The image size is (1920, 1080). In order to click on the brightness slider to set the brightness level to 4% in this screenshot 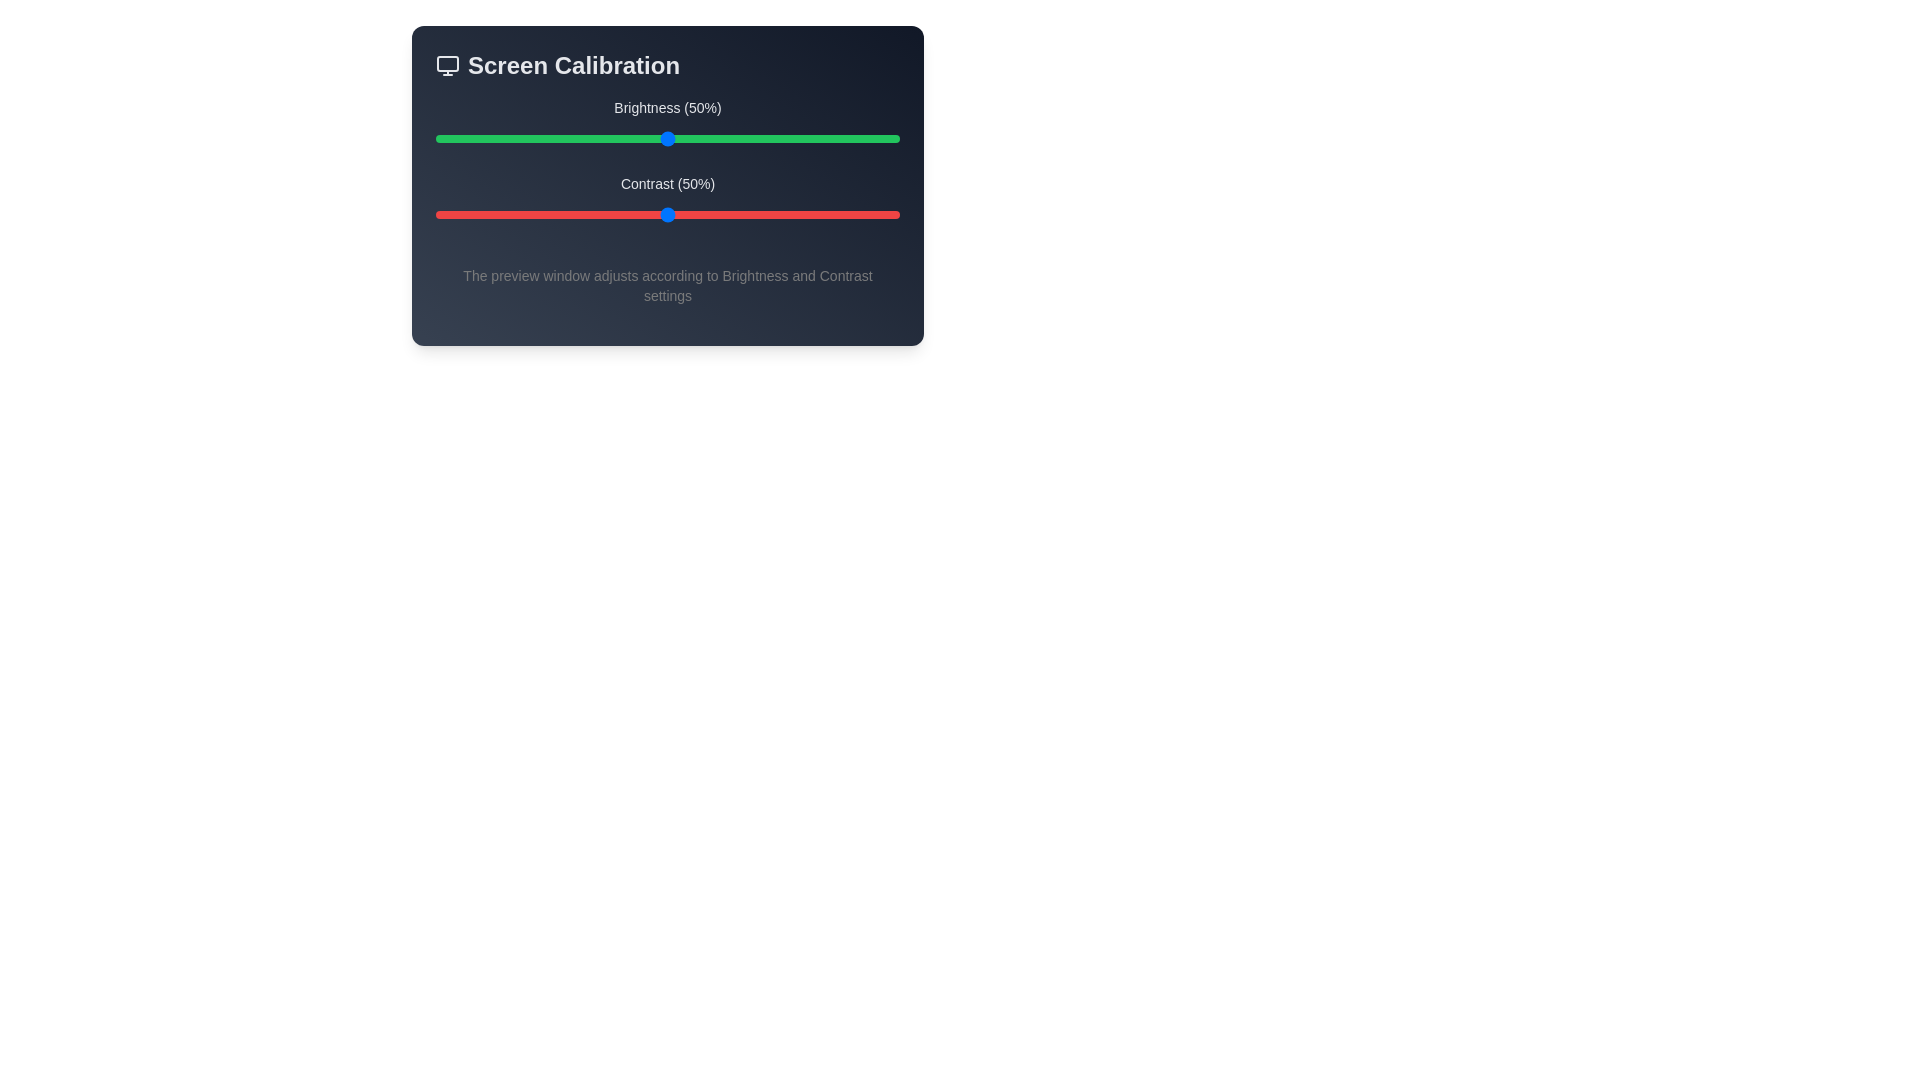, I will do `click(453, 137)`.